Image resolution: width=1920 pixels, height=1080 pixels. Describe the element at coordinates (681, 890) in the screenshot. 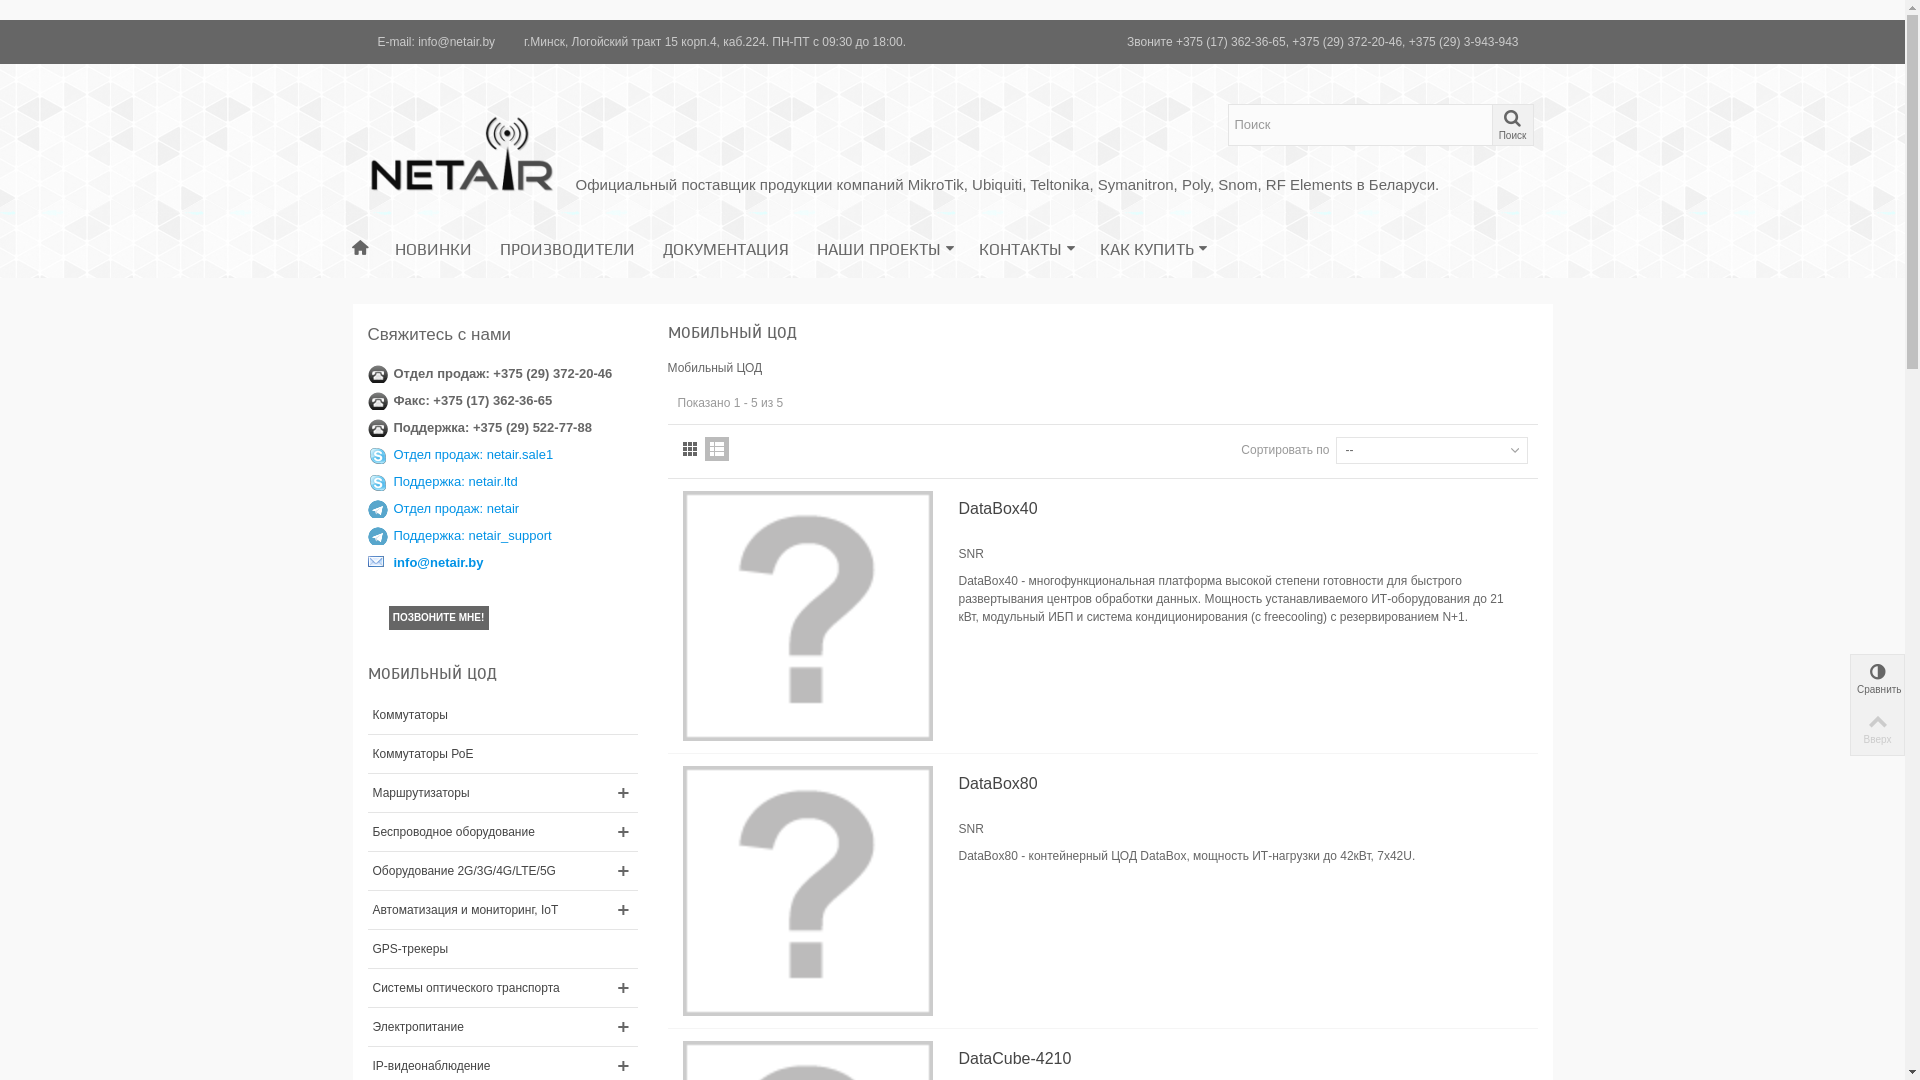

I see `'DataBox80'` at that location.